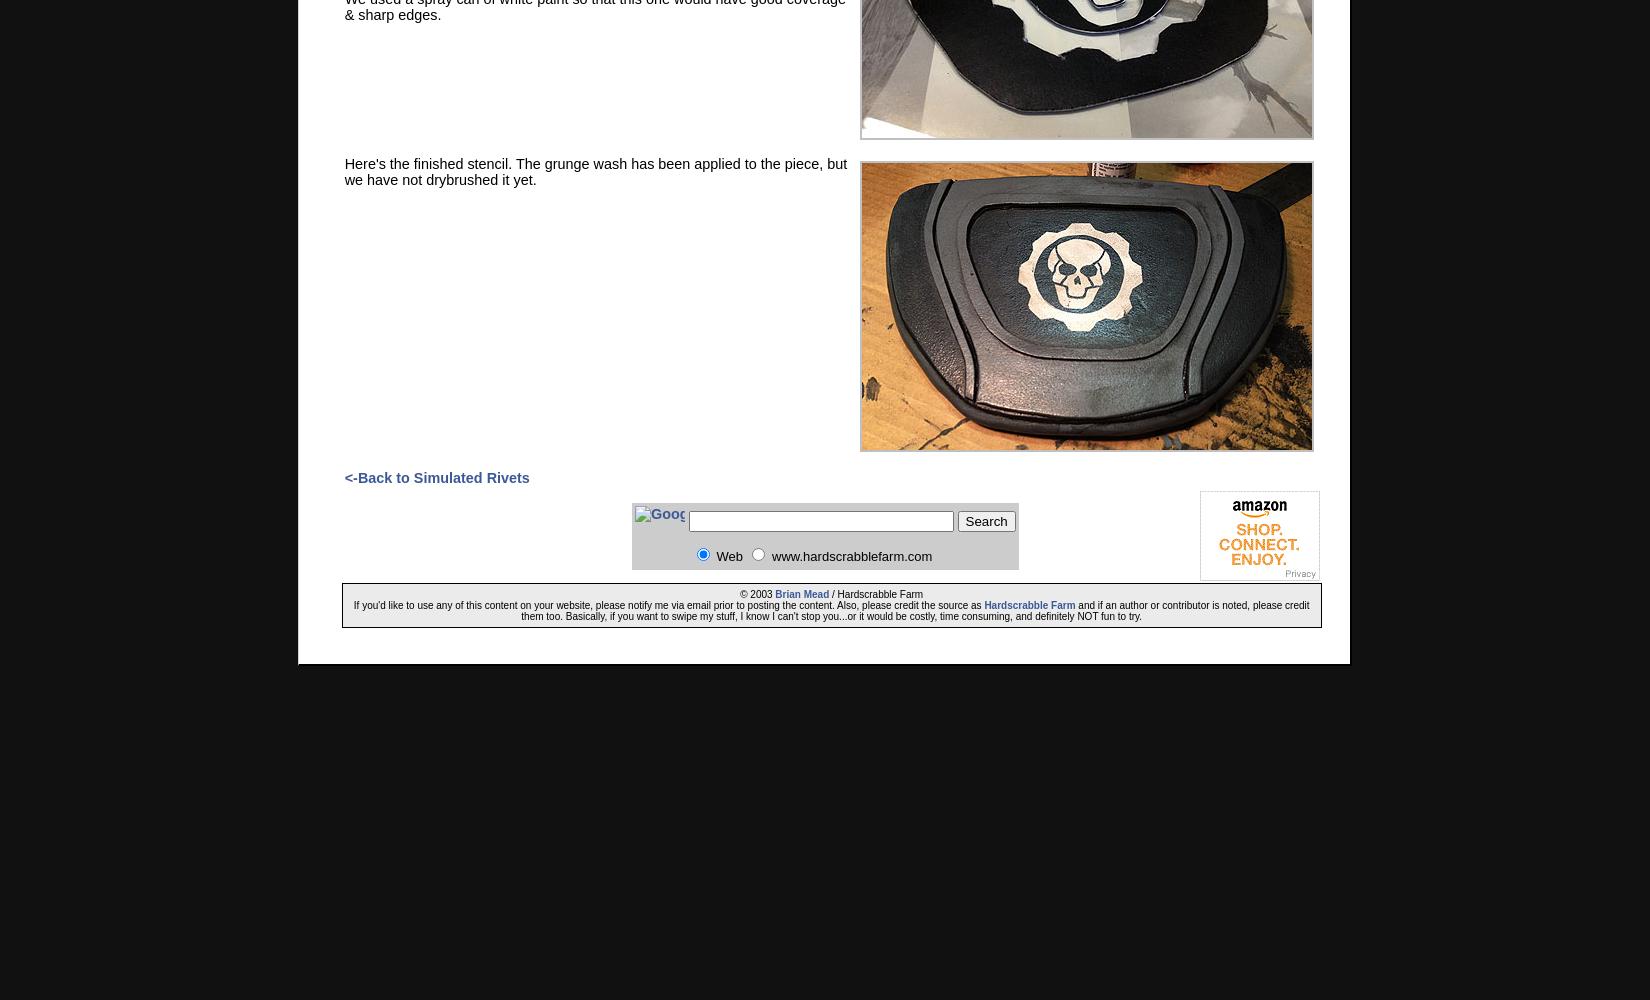  What do you see at coordinates (739, 593) in the screenshot?
I see `'© 2003'` at bounding box center [739, 593].